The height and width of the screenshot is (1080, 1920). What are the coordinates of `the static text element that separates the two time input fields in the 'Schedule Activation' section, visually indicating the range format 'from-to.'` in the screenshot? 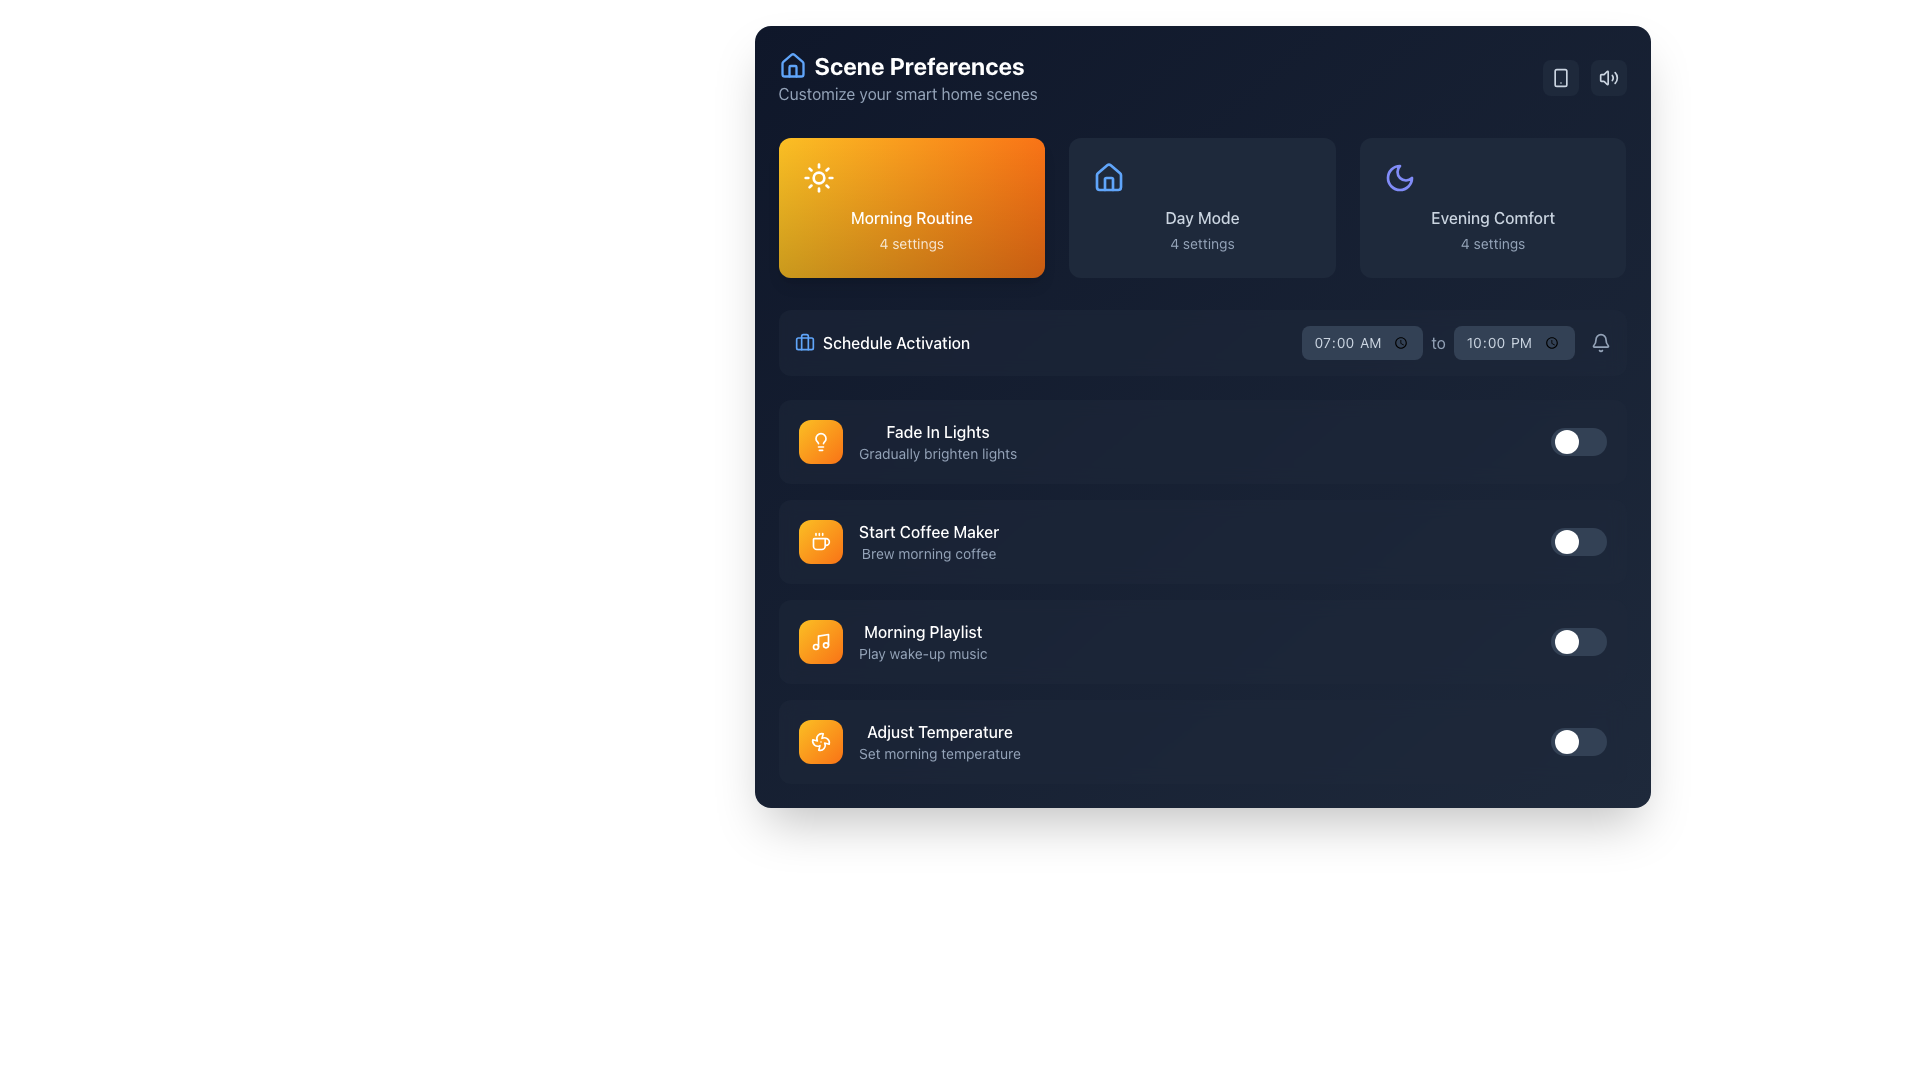 It's located at (1456, 342).